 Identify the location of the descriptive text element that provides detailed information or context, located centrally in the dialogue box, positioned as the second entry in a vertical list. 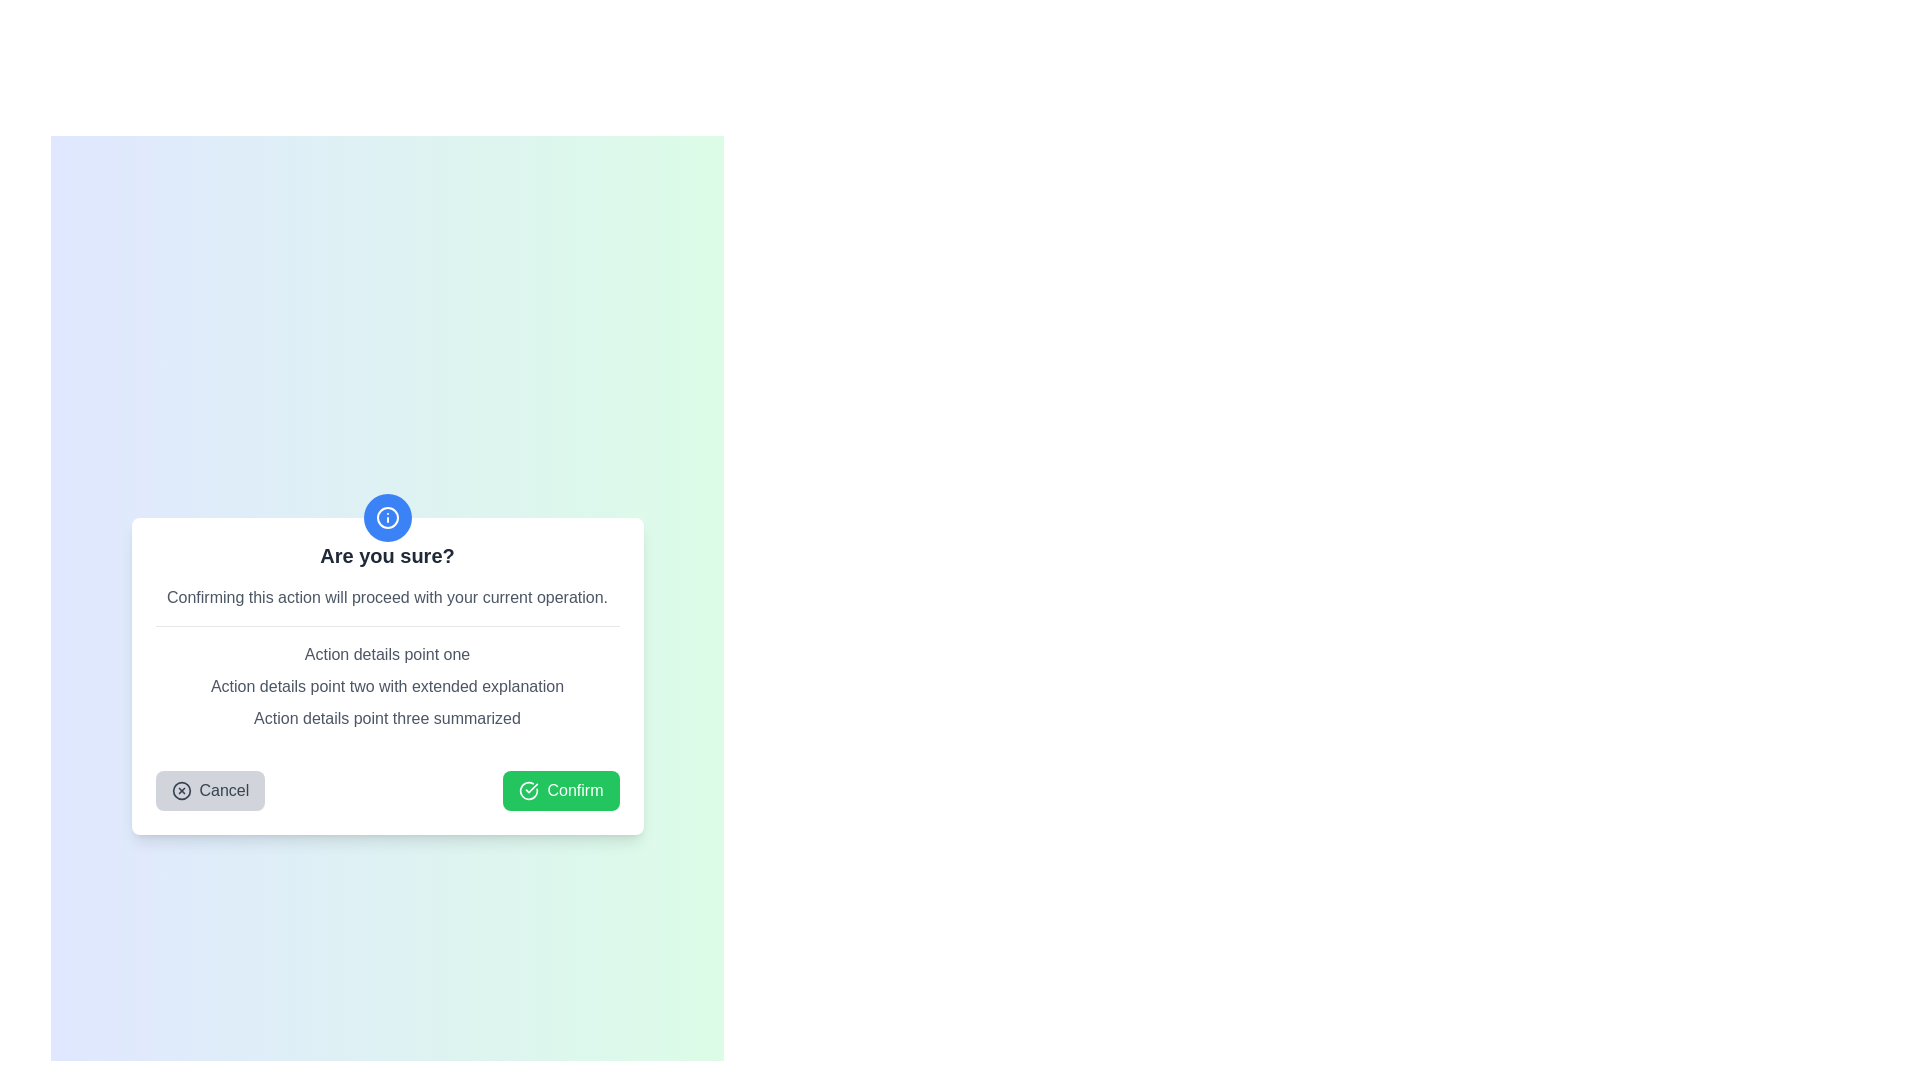
(387, 685).